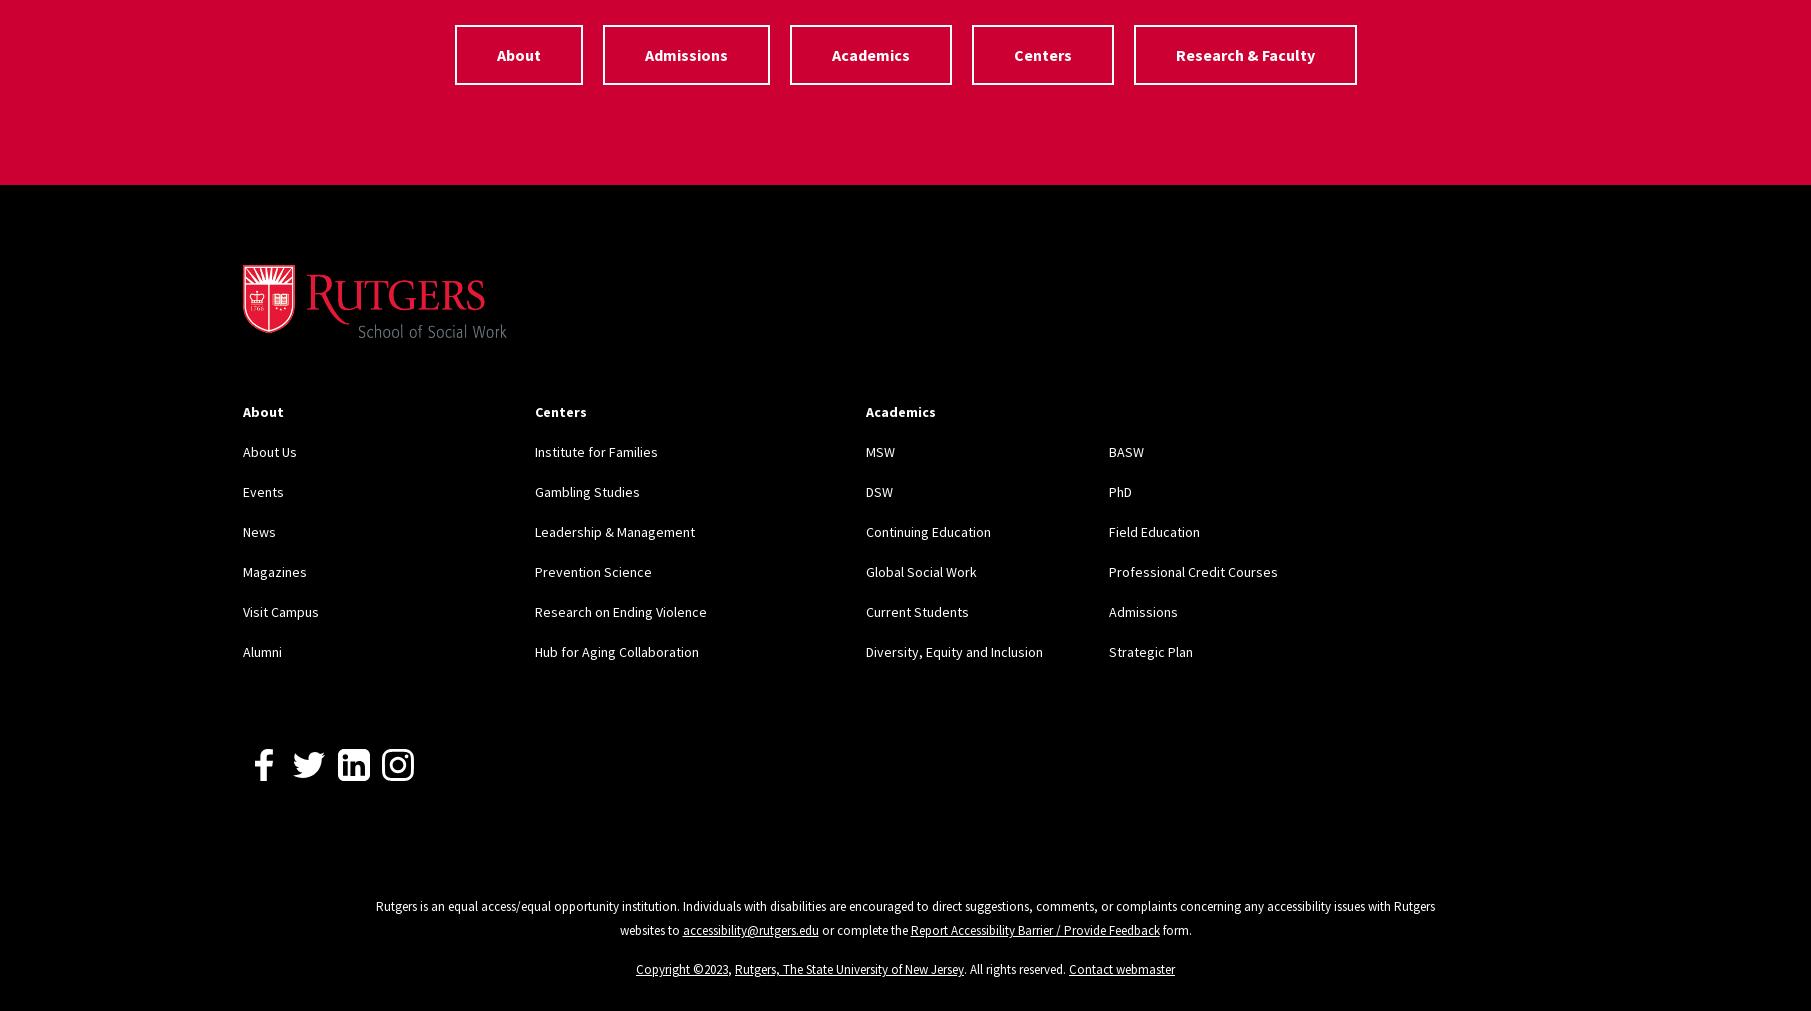 The image size is (1811, 1011). Describe the element at coordinates (926, 530) in the screenshot. I see `'Continuing Education'` at that location.